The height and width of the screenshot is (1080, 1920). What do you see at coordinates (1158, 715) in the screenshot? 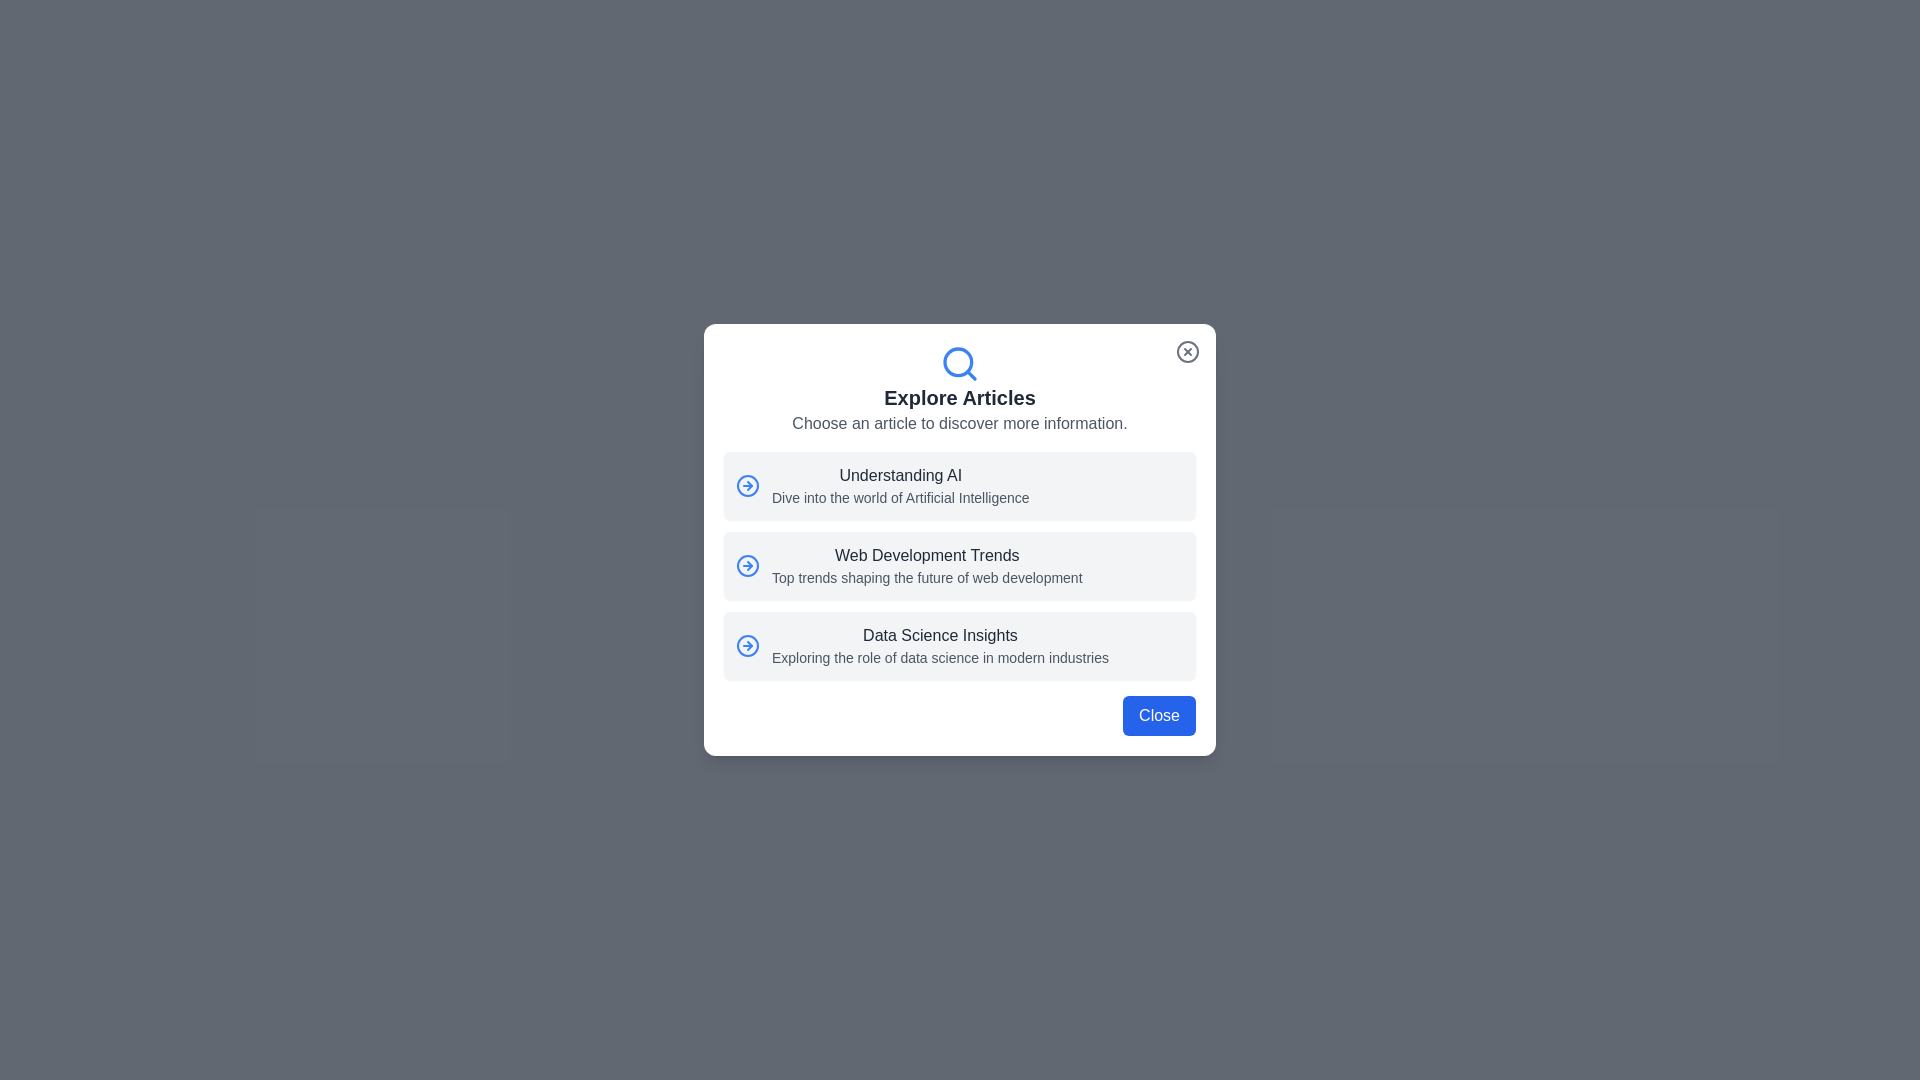
I see `'Close' button at the bottom-right of the dialog` at bounding box center [1158, 715].